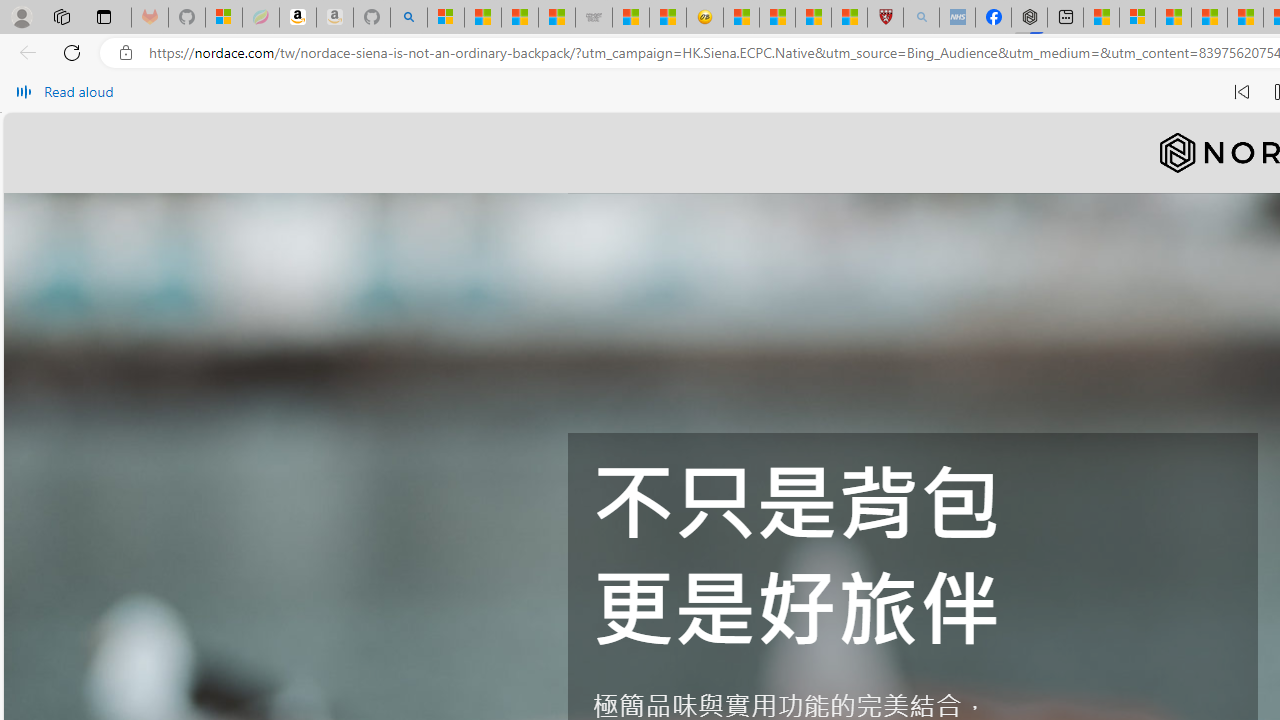 This screenshot has height=720, width=1280. I want to click on '14 Common Myths Debunked By Scientific Facts', so click(1208, 17).